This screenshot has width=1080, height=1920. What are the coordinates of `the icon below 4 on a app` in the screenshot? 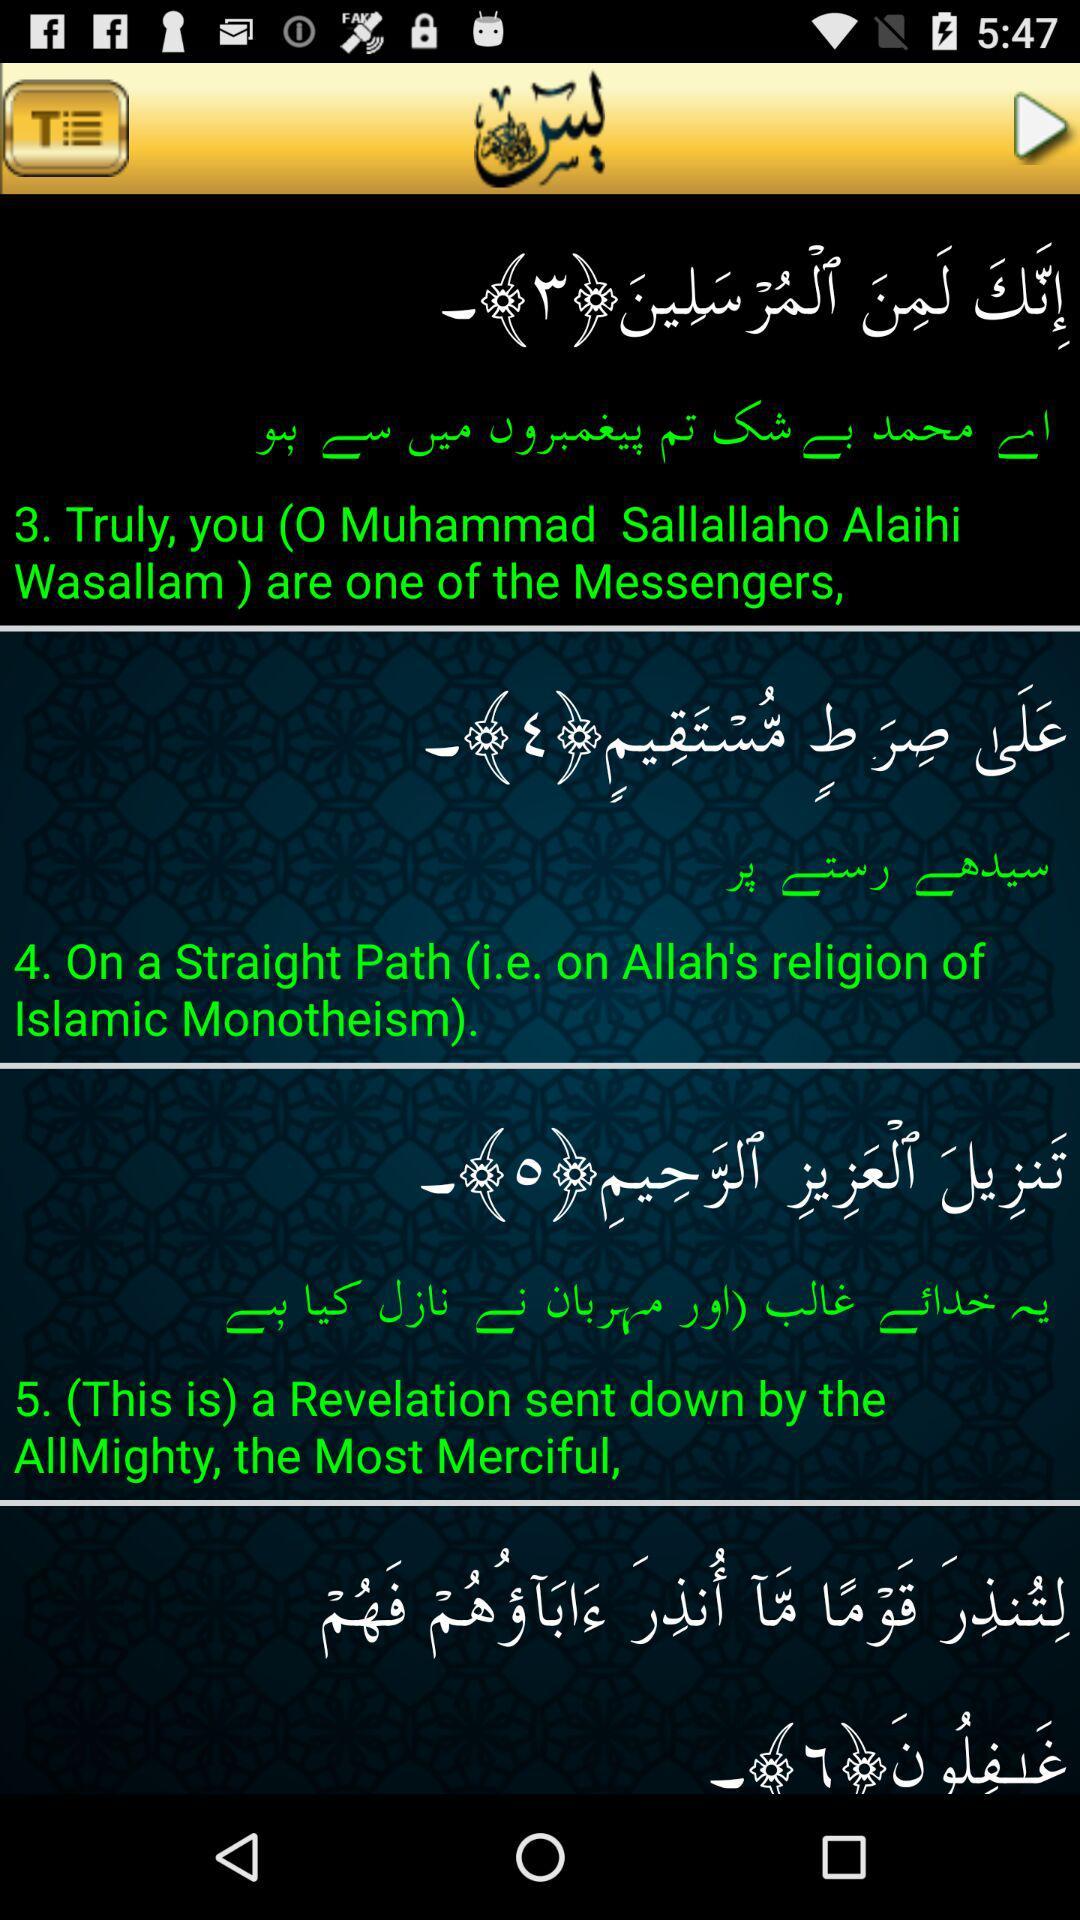 It's located at (540, 1154).